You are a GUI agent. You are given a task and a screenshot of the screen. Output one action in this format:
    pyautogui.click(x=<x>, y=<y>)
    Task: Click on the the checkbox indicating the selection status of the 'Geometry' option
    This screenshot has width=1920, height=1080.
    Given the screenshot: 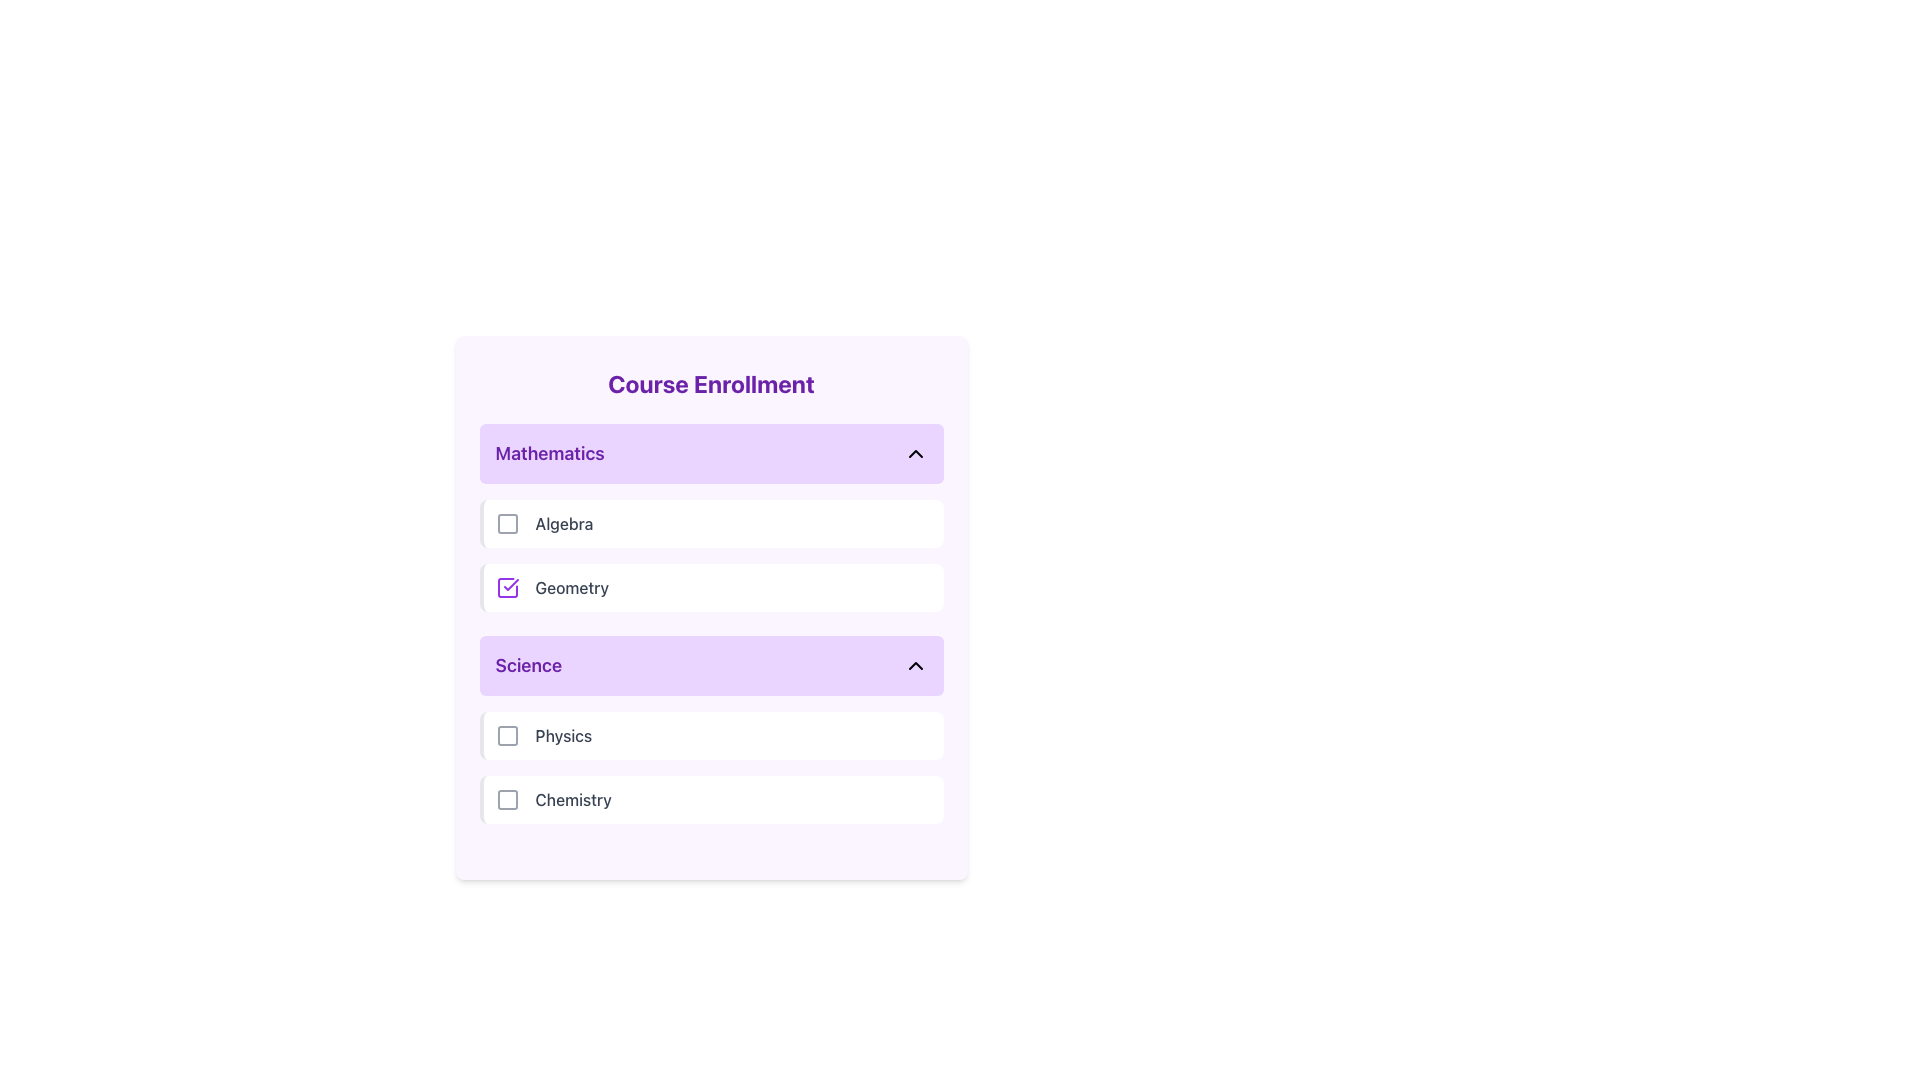 What is the action you would take?
    pyautogui.click(x=507, y=586)
    